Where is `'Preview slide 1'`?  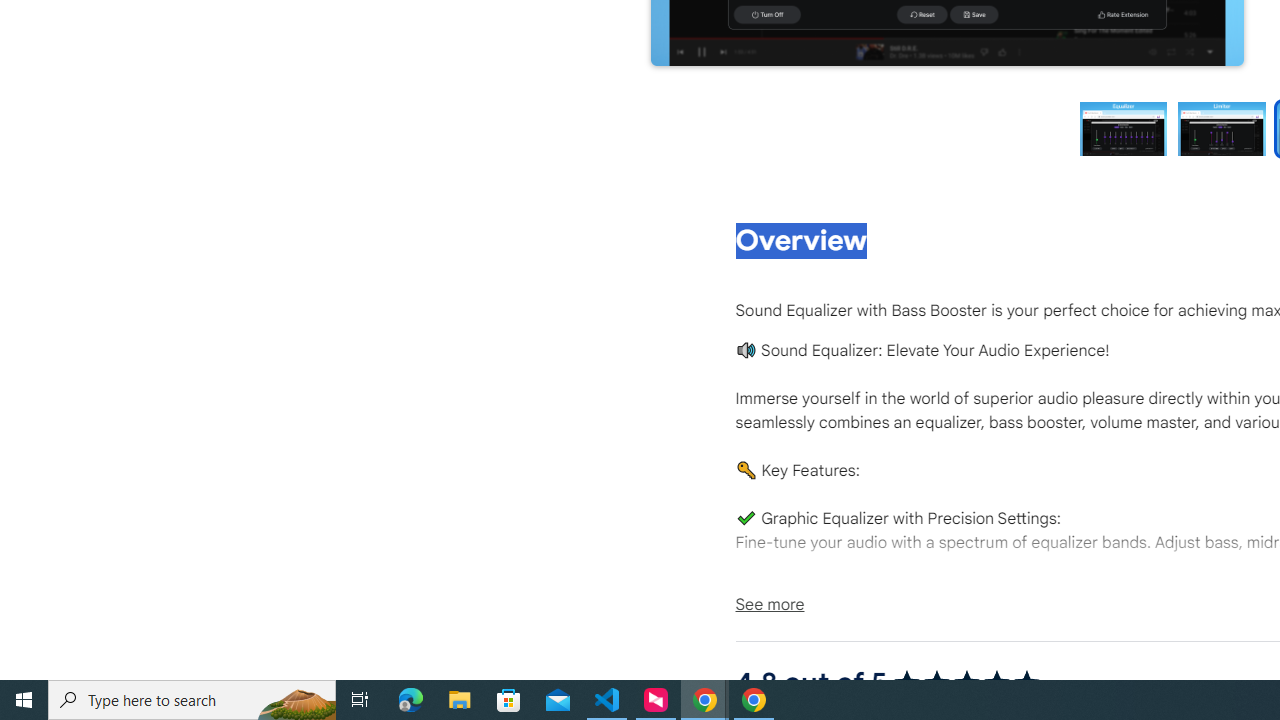
'Preview slide 1' is located at coordinates (1123, 128).